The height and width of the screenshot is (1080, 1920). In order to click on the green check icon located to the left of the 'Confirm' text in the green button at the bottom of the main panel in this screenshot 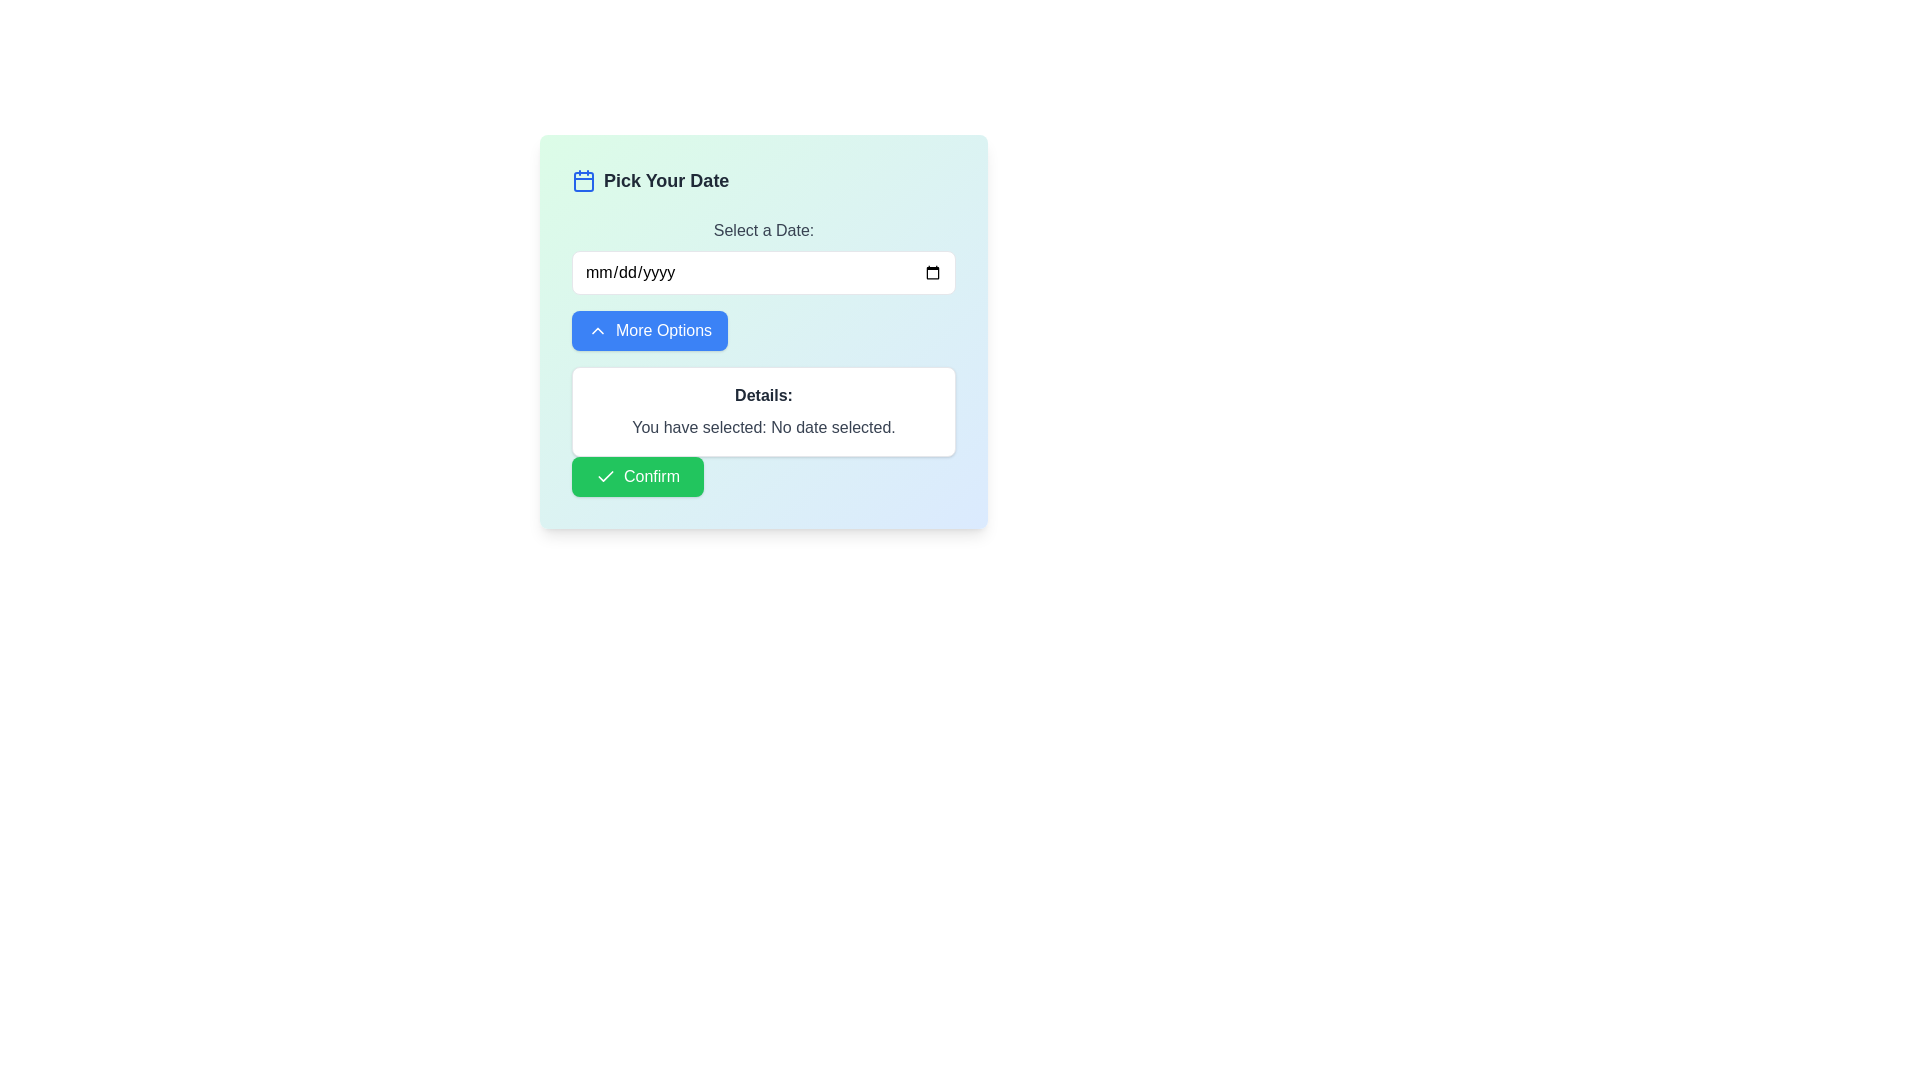, I will do `click(604, 477)`.